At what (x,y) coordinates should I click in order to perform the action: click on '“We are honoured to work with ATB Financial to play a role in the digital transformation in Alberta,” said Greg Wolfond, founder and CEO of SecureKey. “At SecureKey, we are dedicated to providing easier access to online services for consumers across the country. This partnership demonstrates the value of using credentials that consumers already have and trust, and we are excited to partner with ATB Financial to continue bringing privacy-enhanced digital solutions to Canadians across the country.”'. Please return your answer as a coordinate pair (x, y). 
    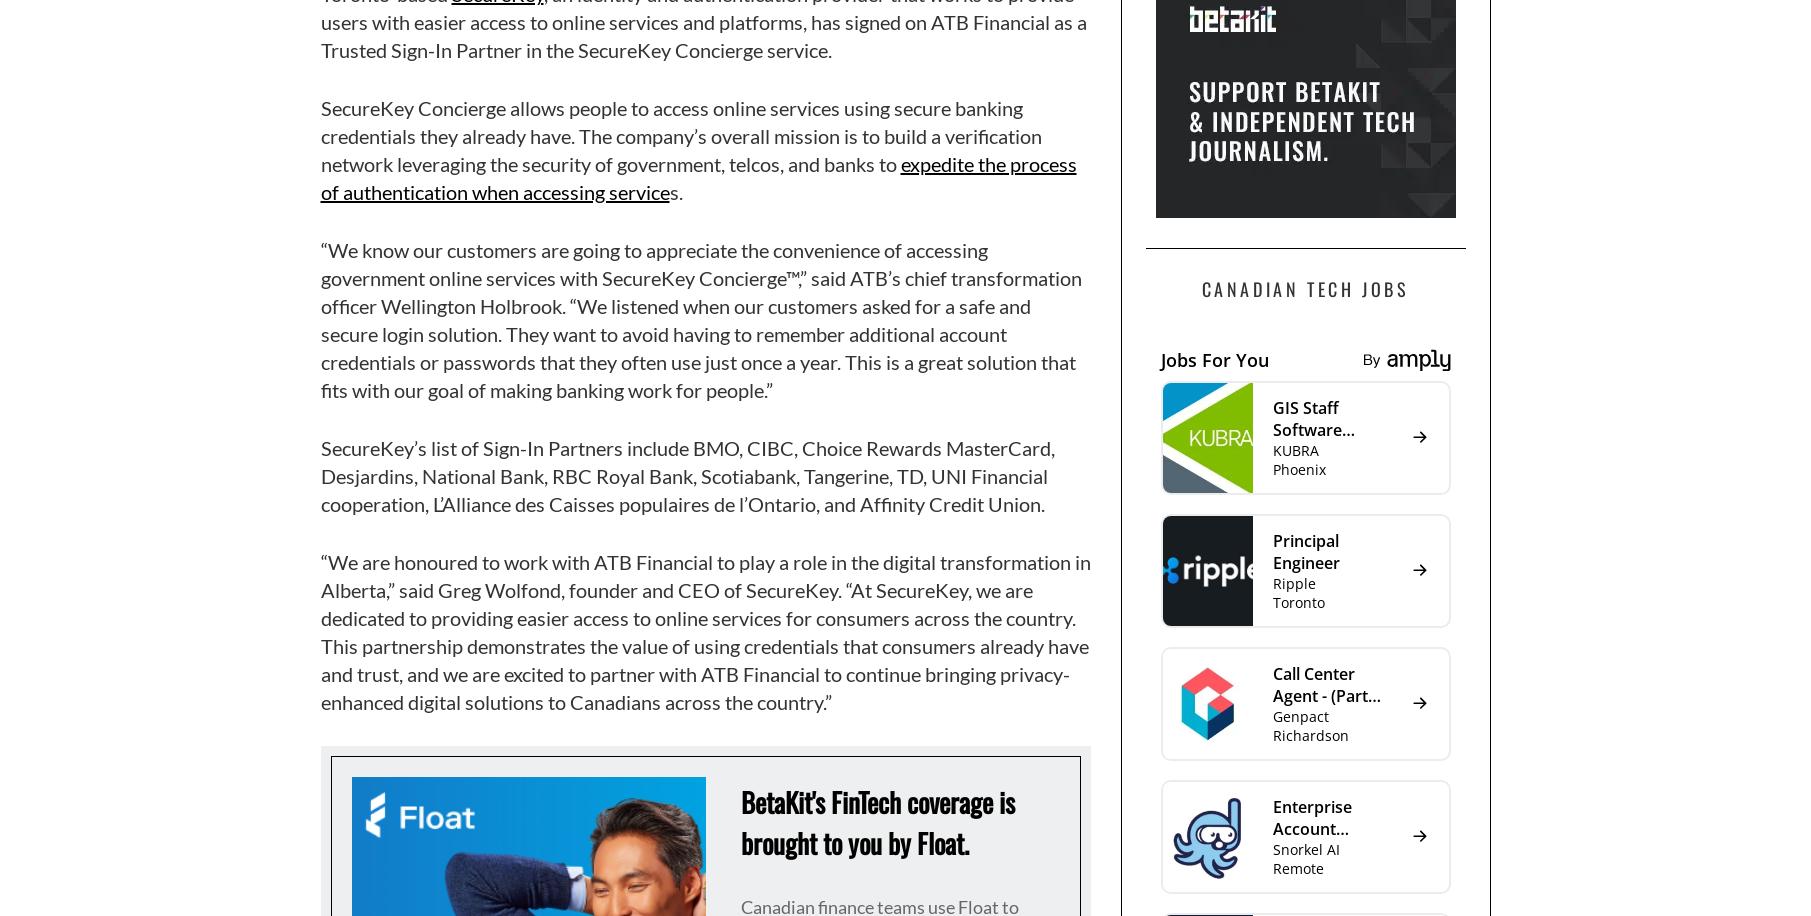
    Looking at the image, I should click on (704, 631).